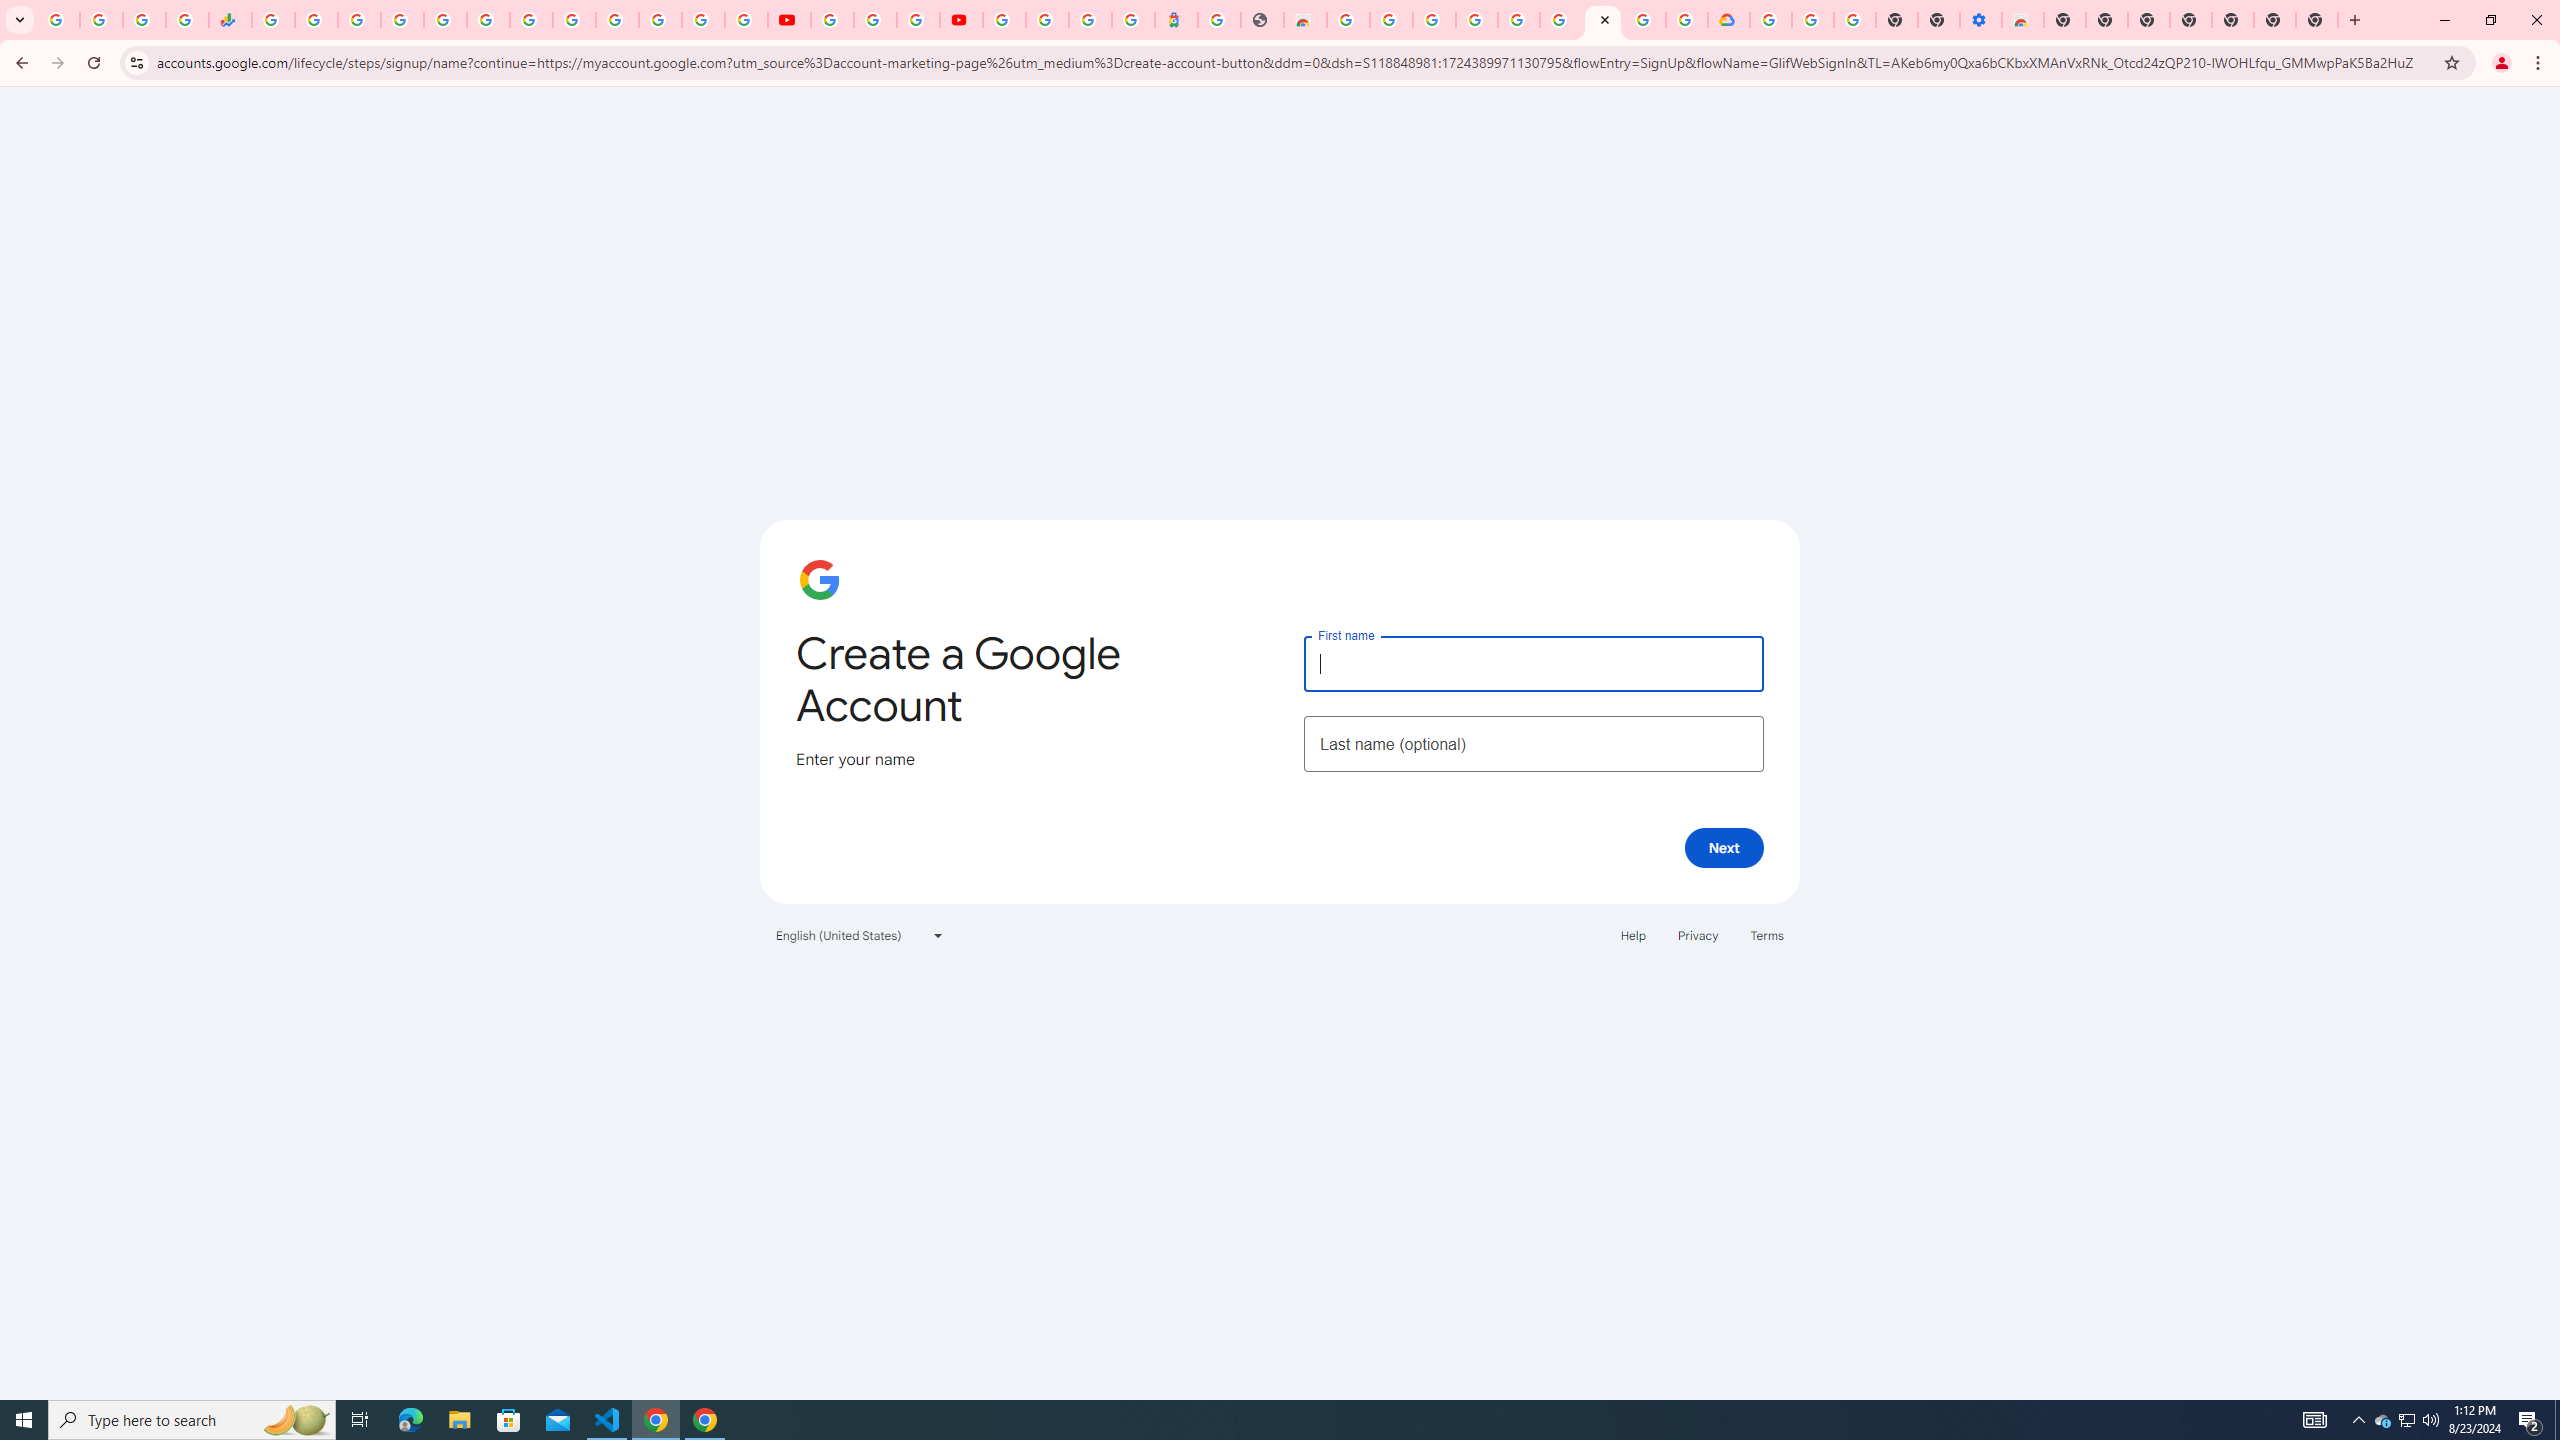 The width and height of the screenshot is (2560, 1440). What do you see at coordinates (787, 19) in the screenshot?
I see `'YouTube'` at bounding box center [787, 19].